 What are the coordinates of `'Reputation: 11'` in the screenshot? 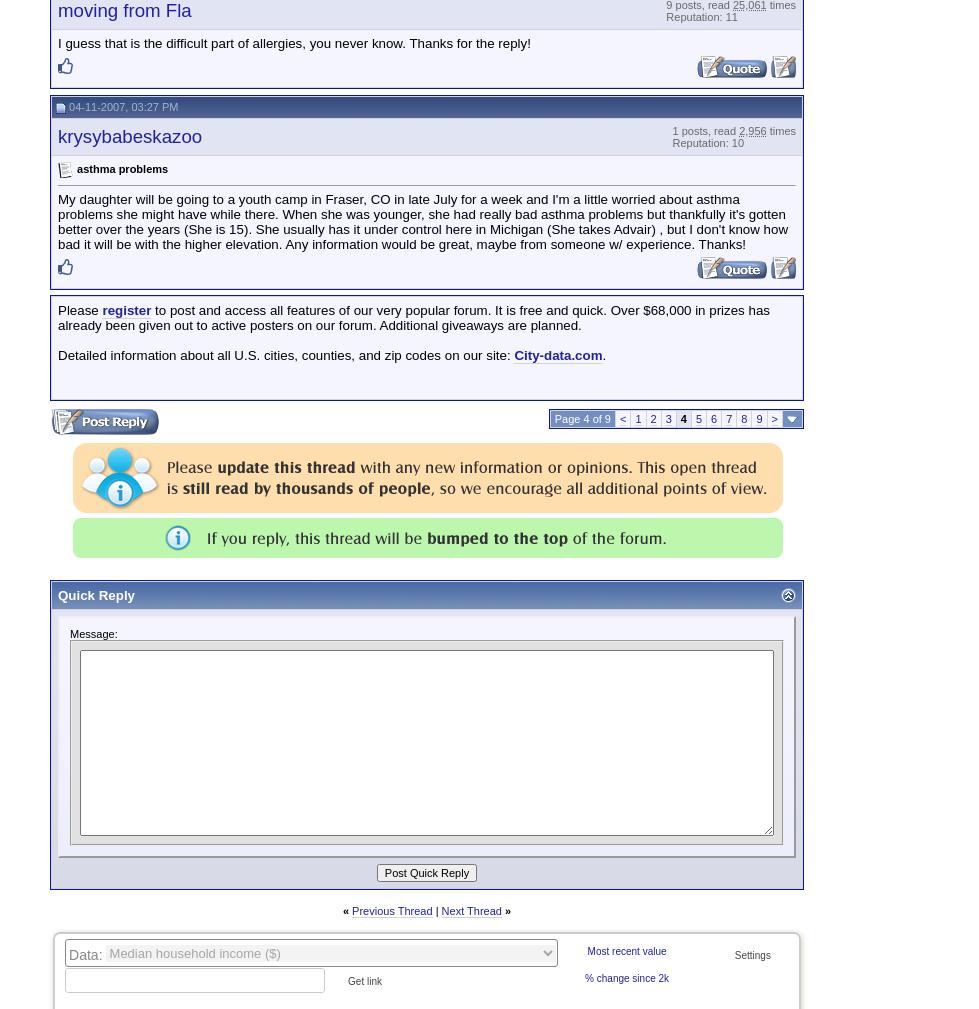 It's located at (700, 15).